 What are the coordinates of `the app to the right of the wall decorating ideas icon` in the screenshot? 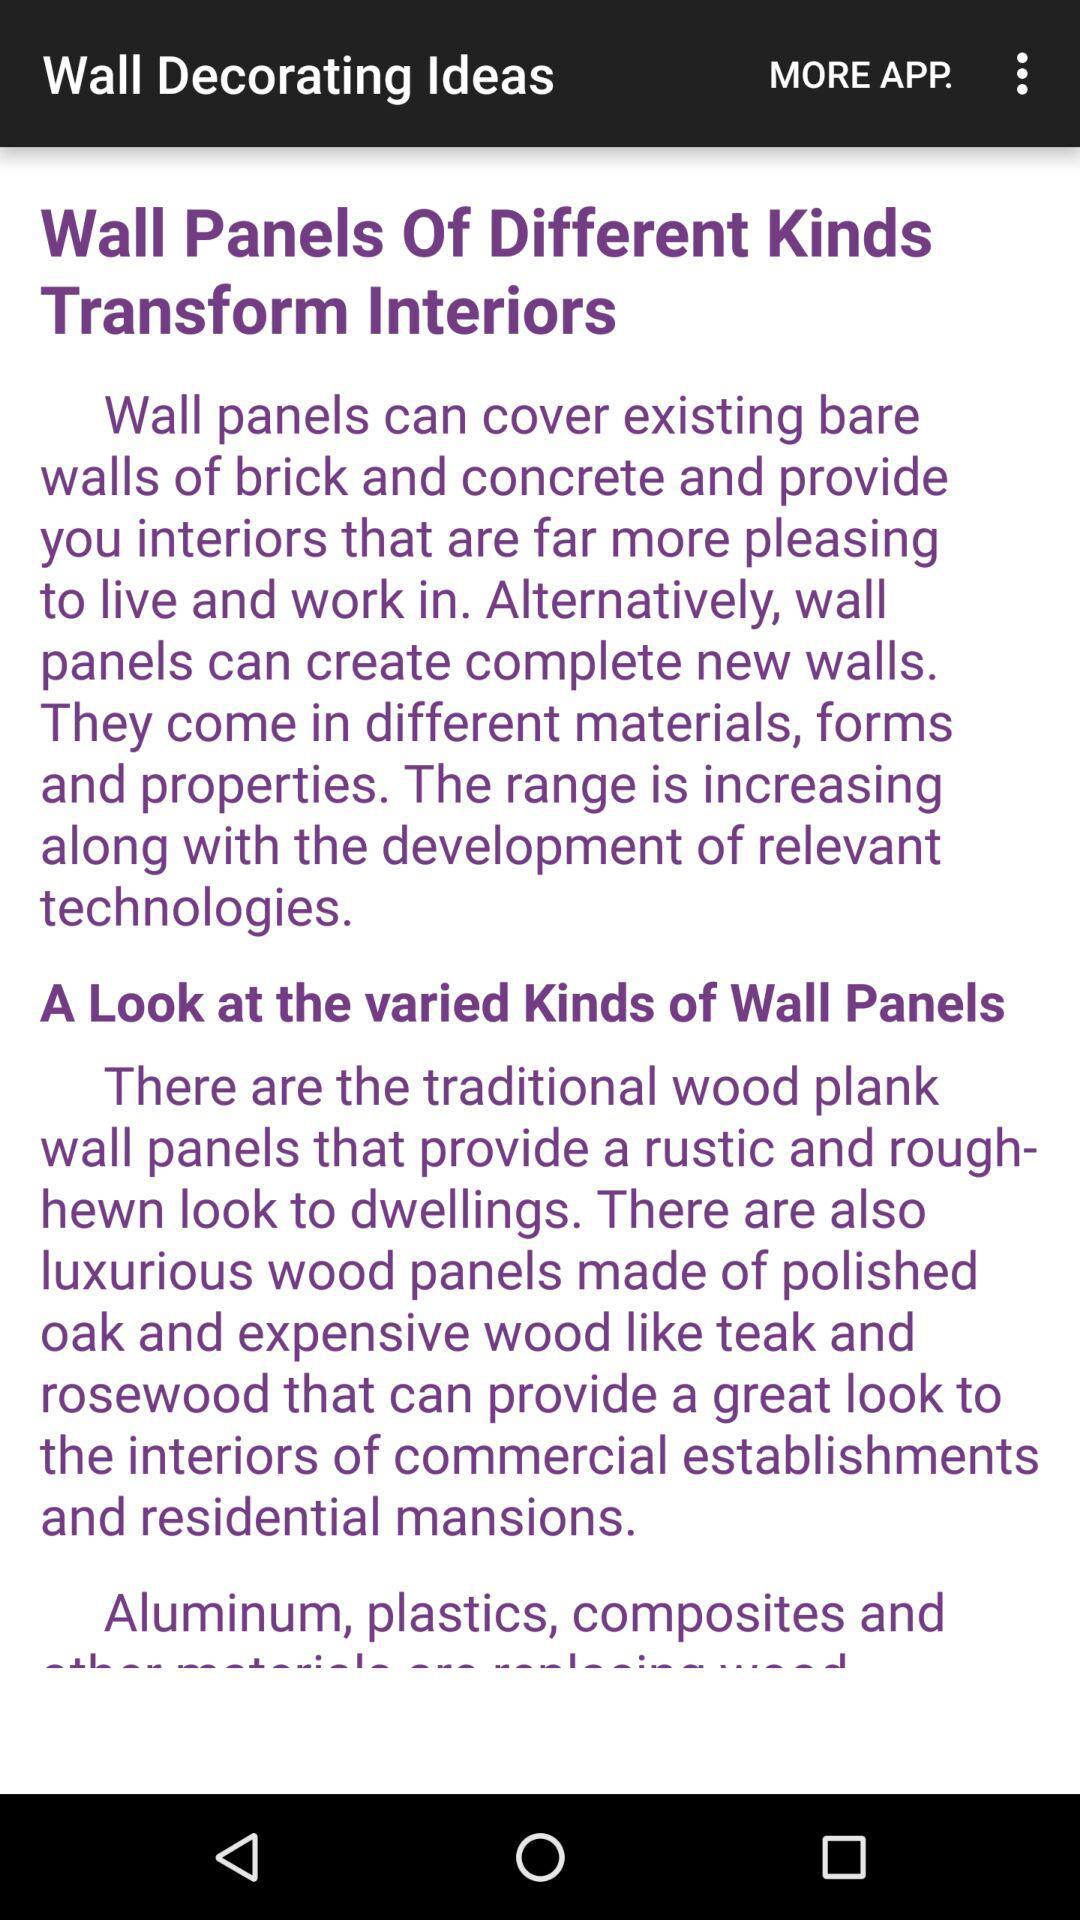 It's located at (860, 73).